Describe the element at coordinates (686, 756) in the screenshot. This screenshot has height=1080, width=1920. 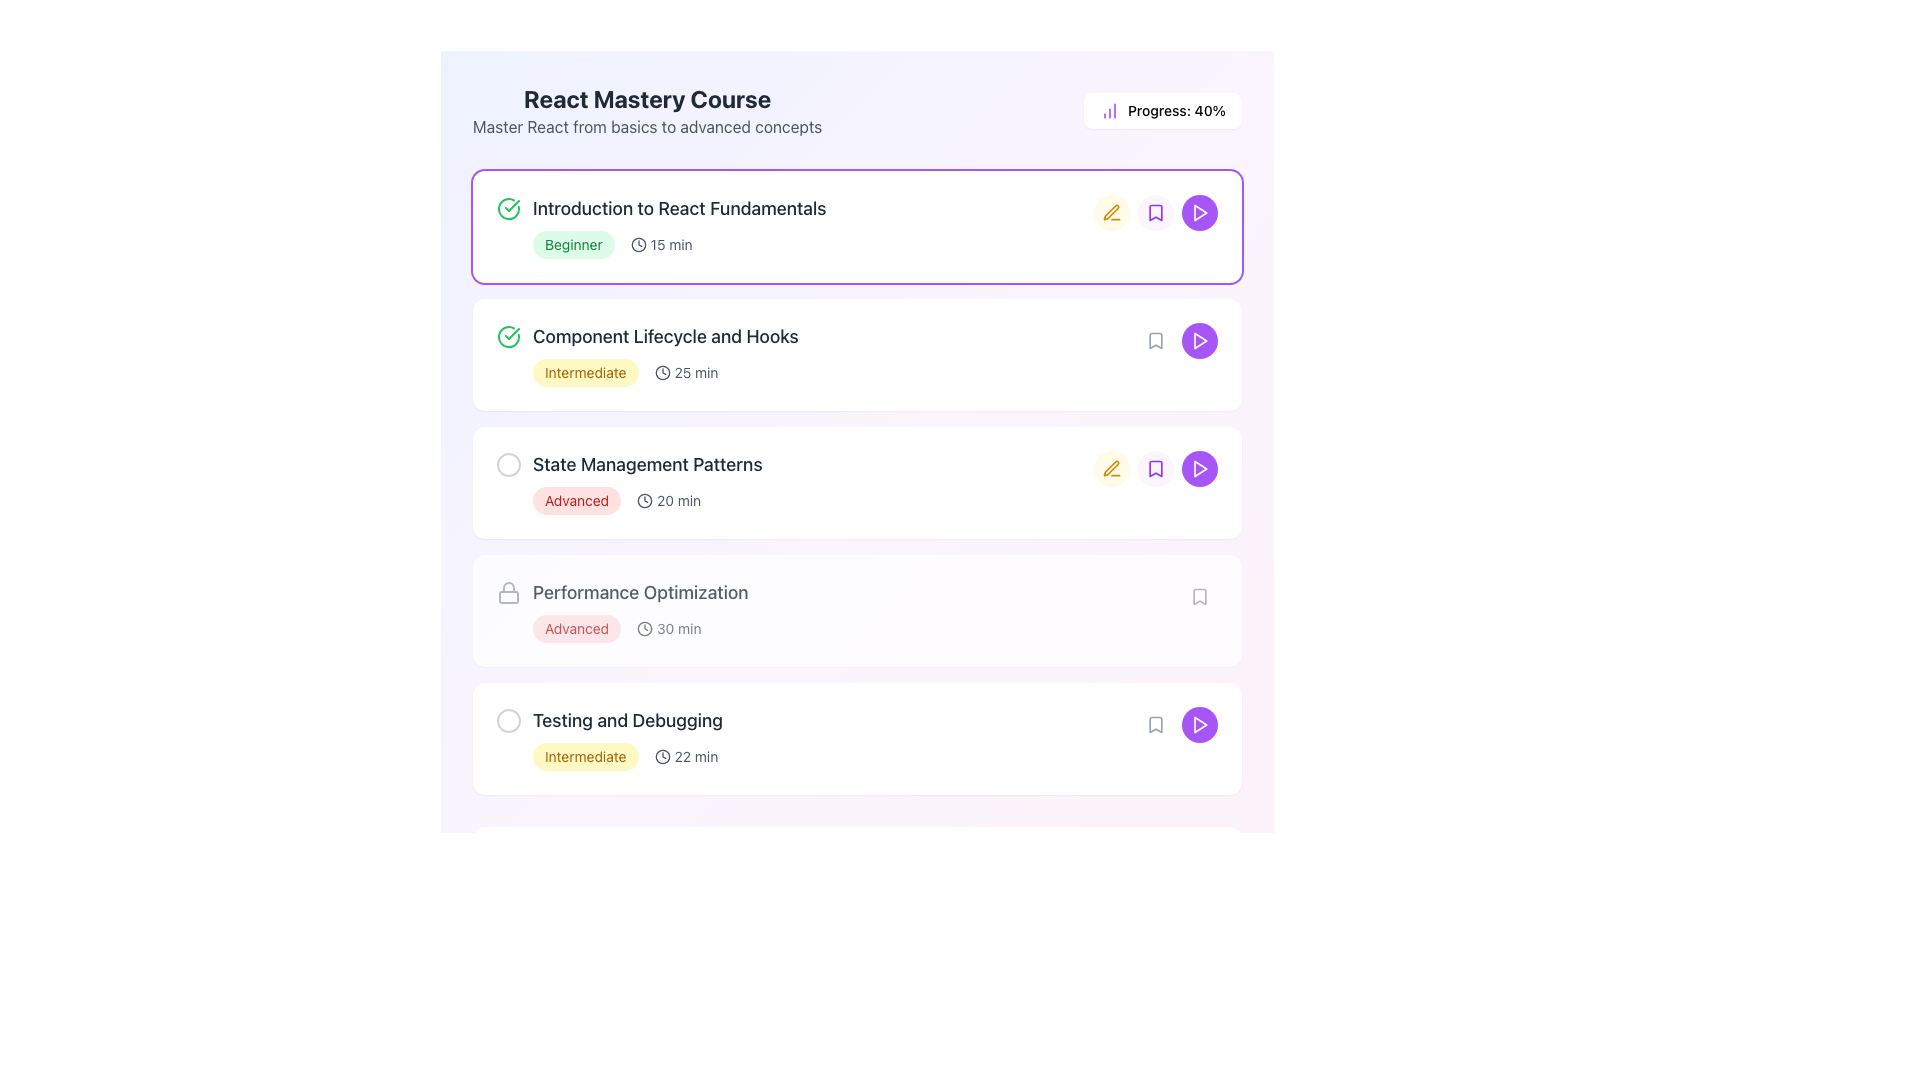
I see `the gray-colored label displaying '22 min' located in the 'Testing and Debugging' section, aligned to the right of the 'Intermediate' tag` at that location.